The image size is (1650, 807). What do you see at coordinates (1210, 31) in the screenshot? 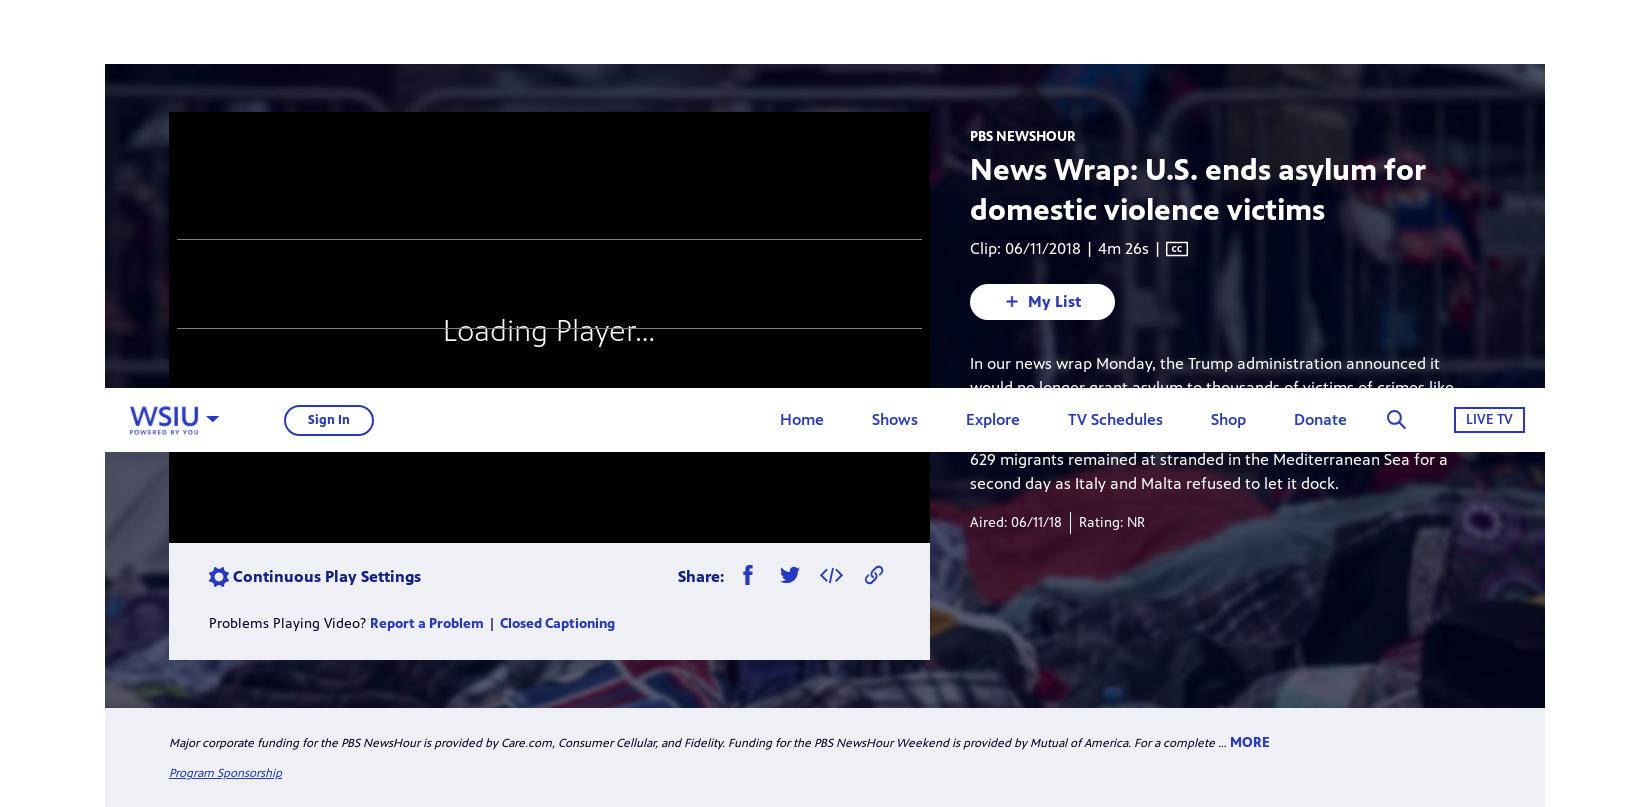
I see `'Shop'` at bounding box center [1210, 31].